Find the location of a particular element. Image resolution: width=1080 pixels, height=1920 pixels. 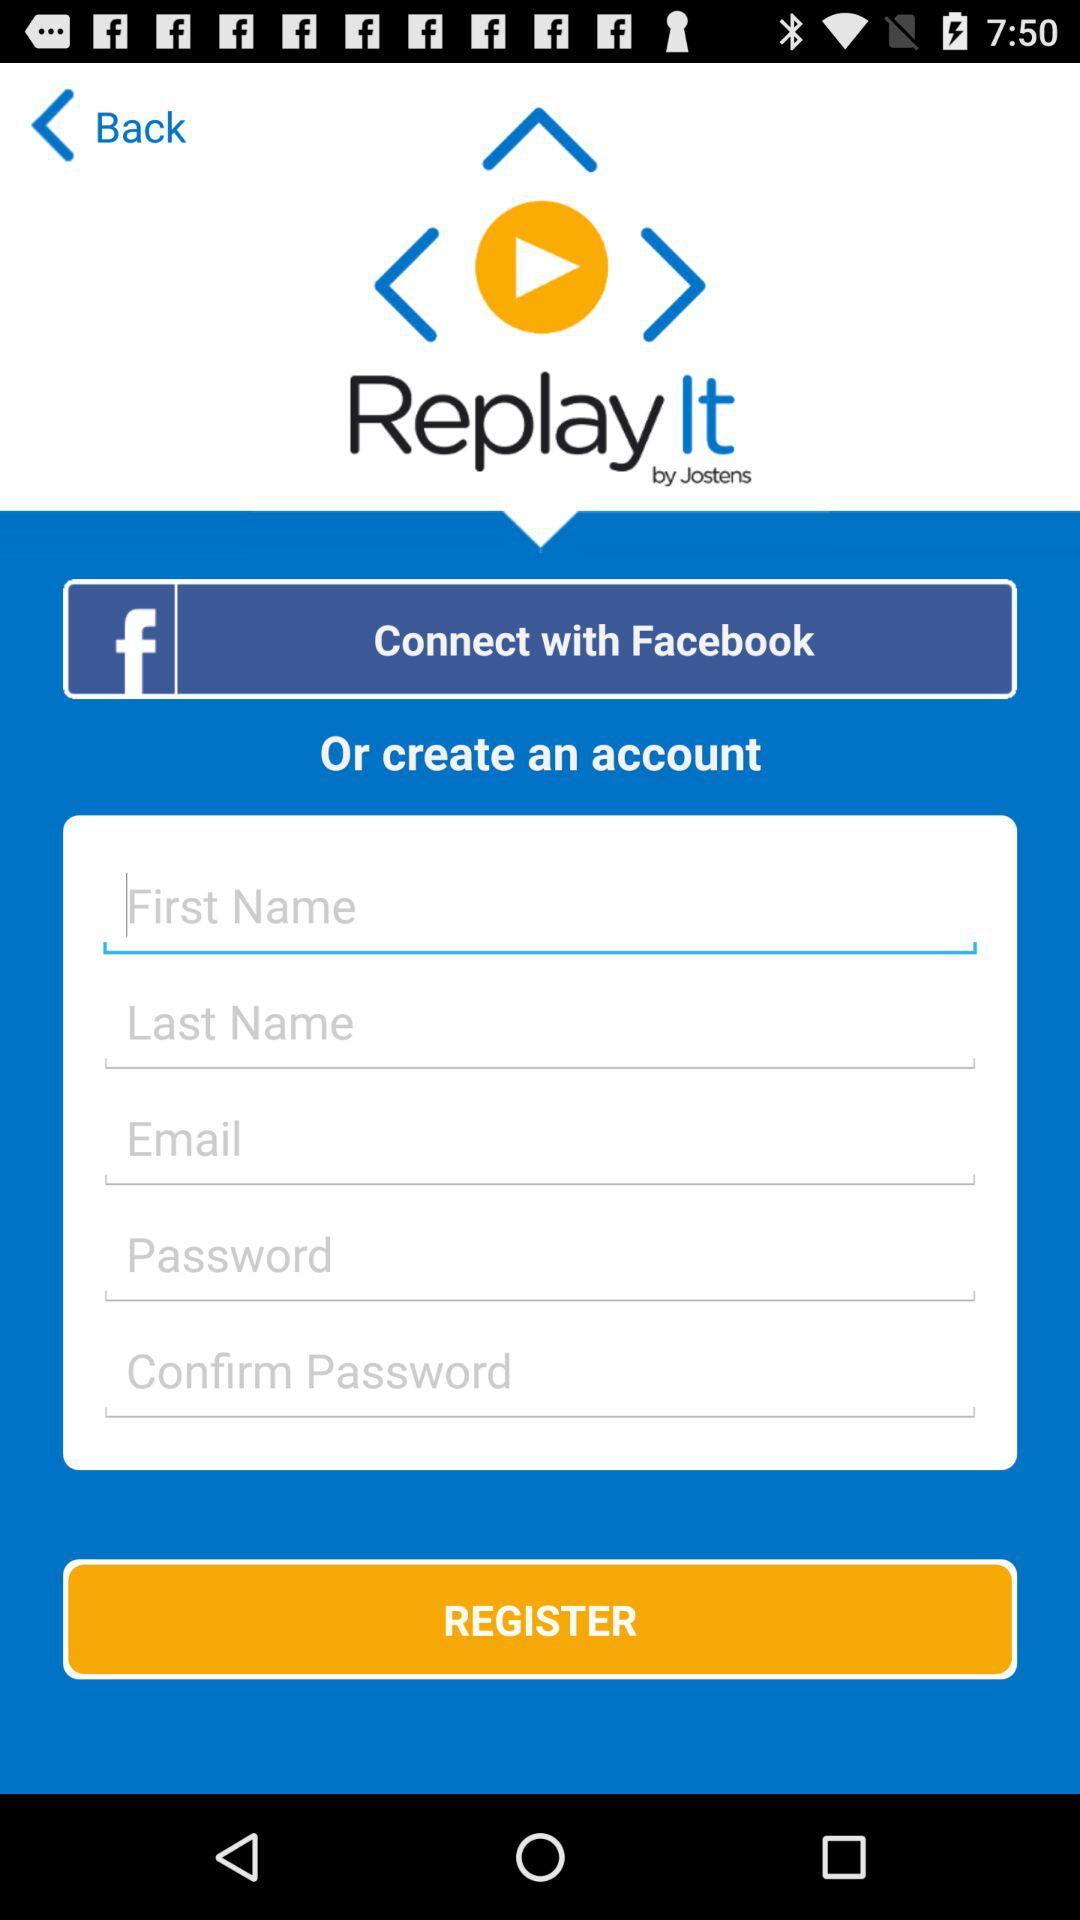

email address is located at coordinates (540, 1137).